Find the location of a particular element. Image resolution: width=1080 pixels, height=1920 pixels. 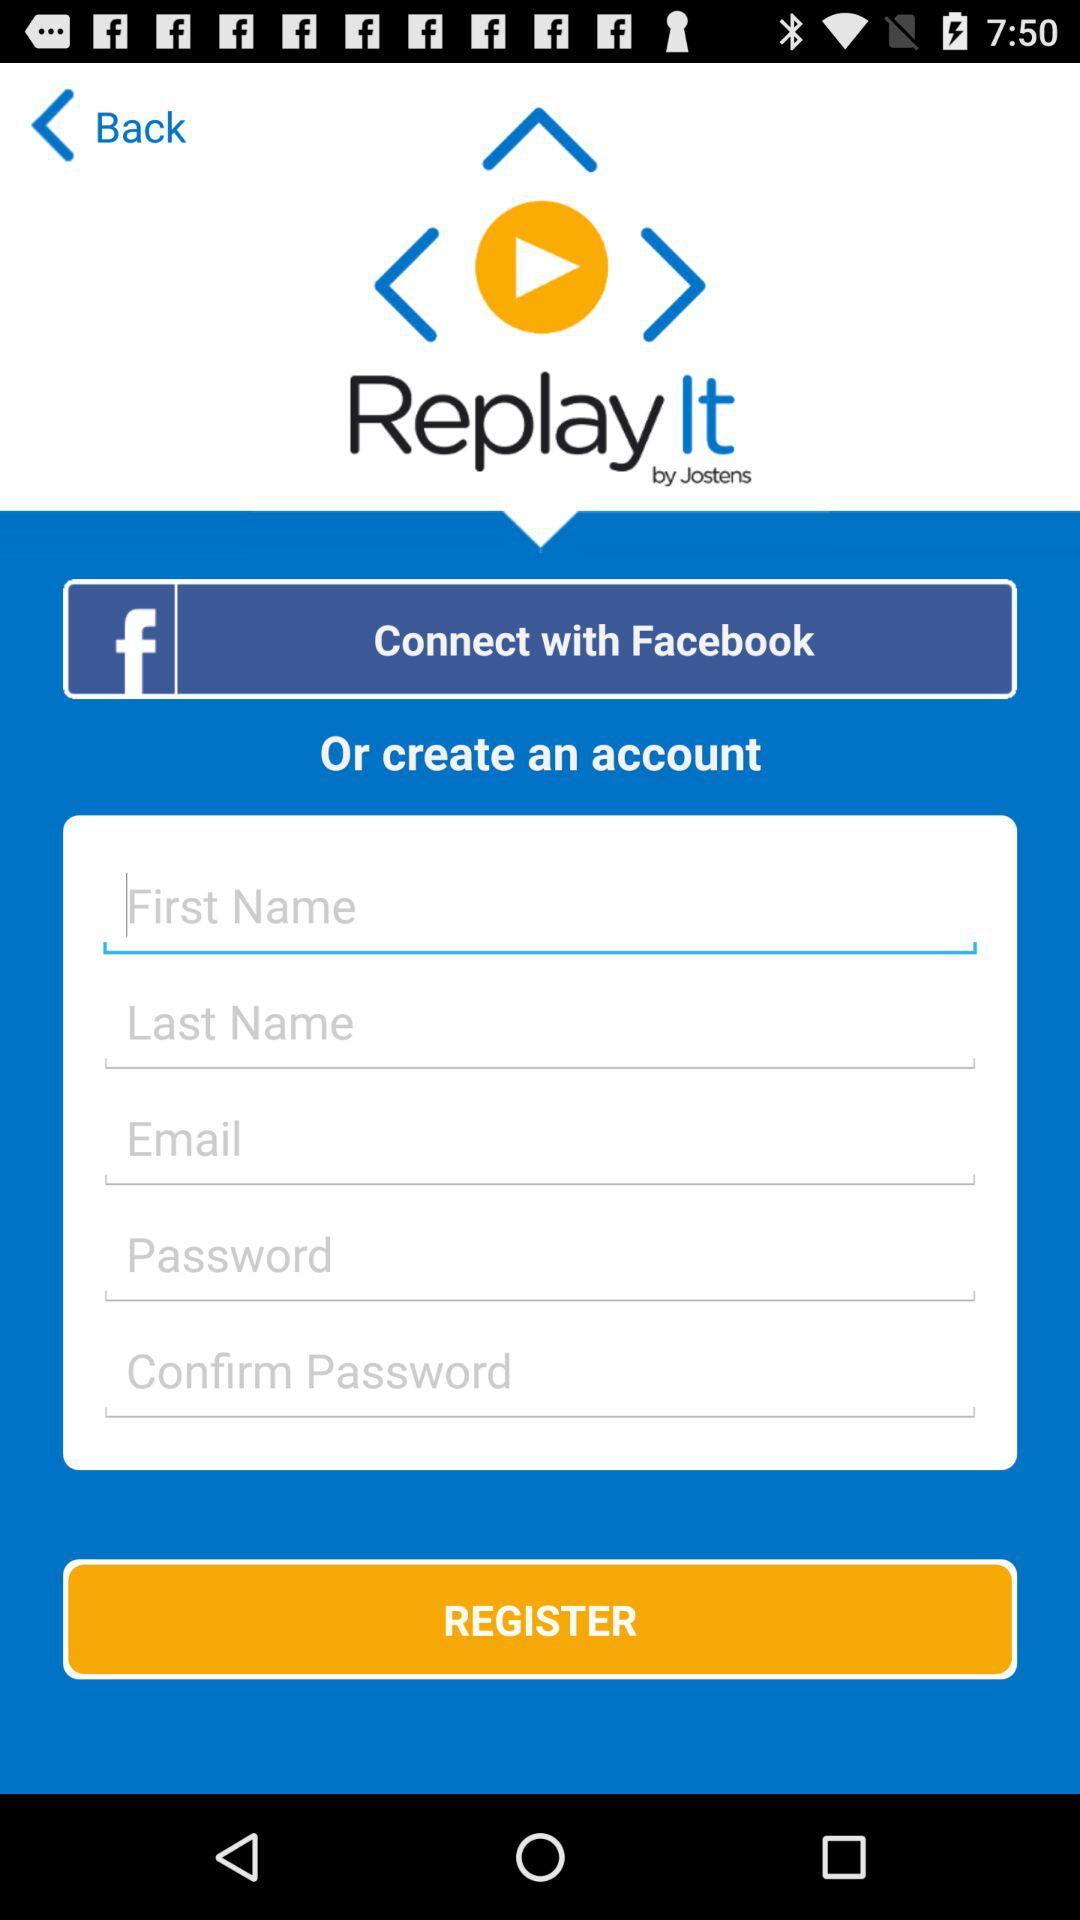

email address is located at coordinates (540, 1137).